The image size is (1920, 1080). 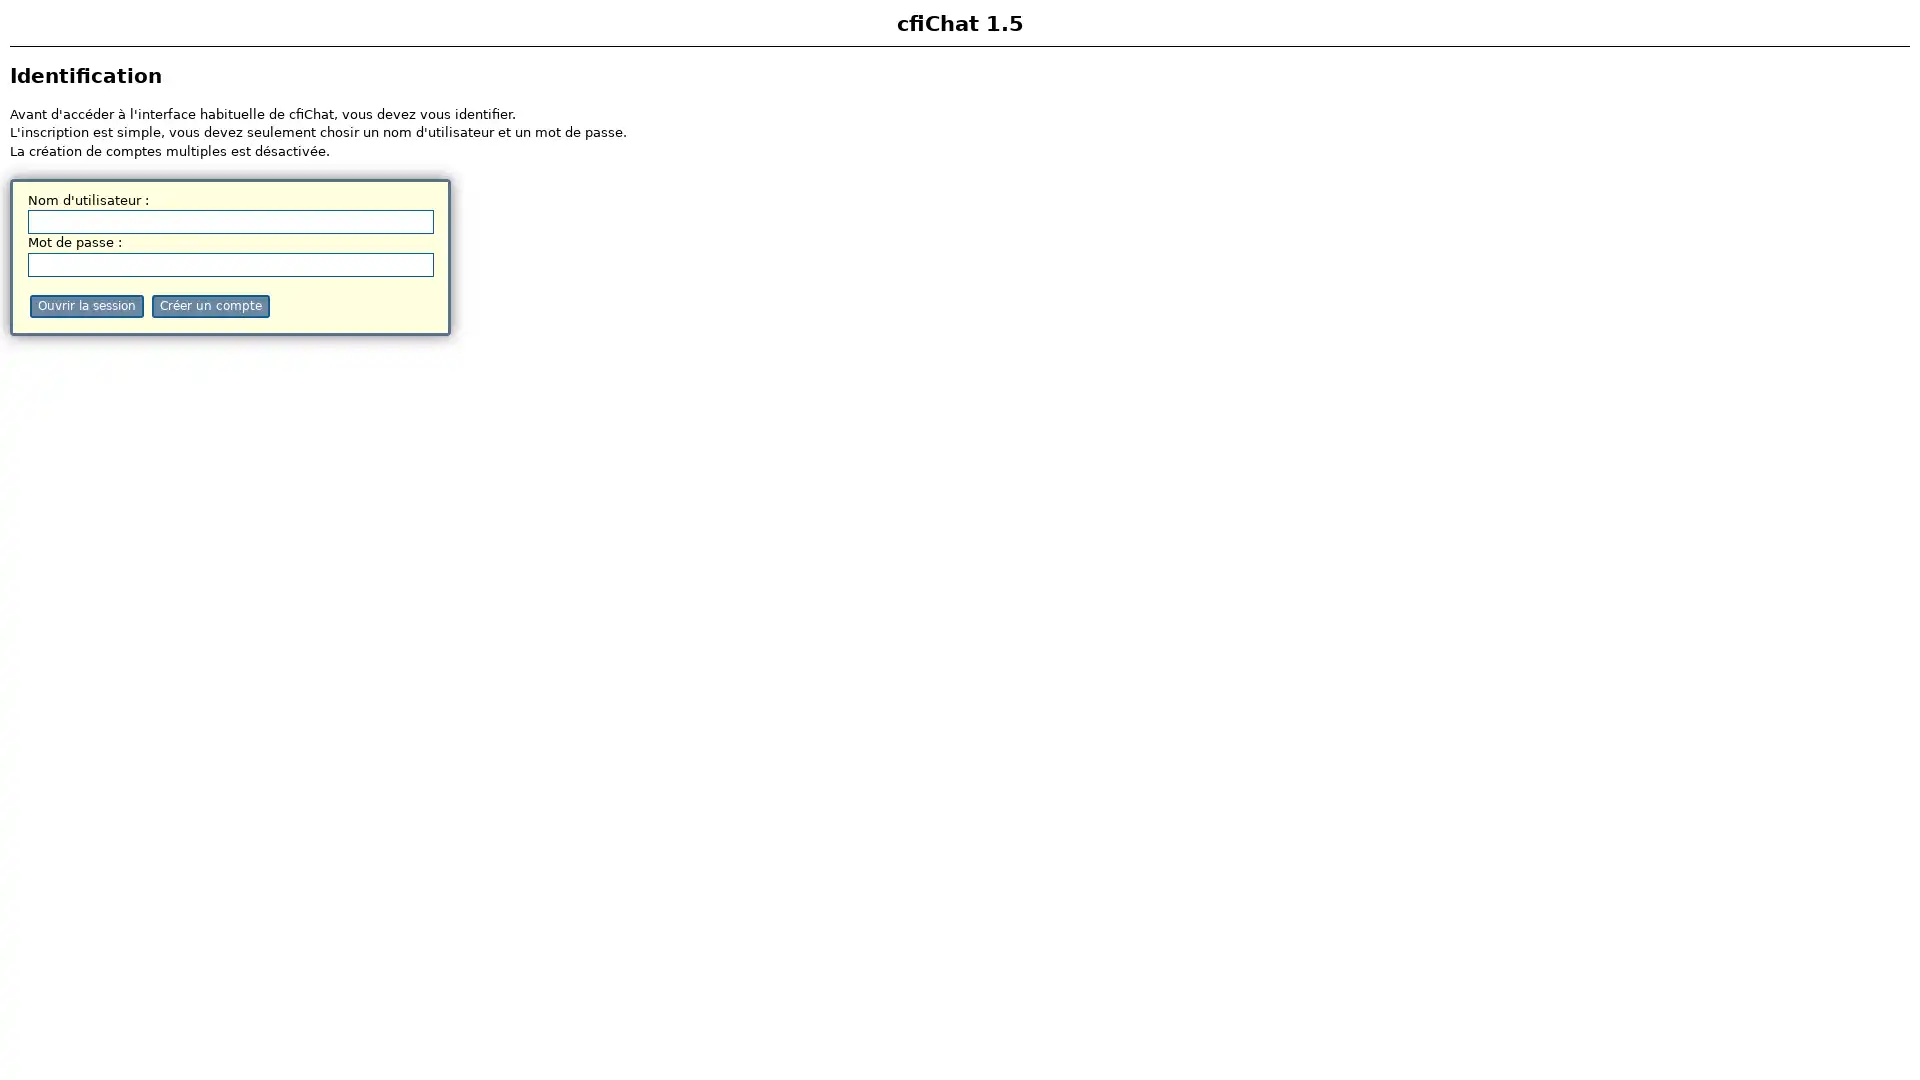 What do you see at coordinates (85, 305) in the screenshot?
I see `Ouvrir la session` at bounding box center [85, 305].